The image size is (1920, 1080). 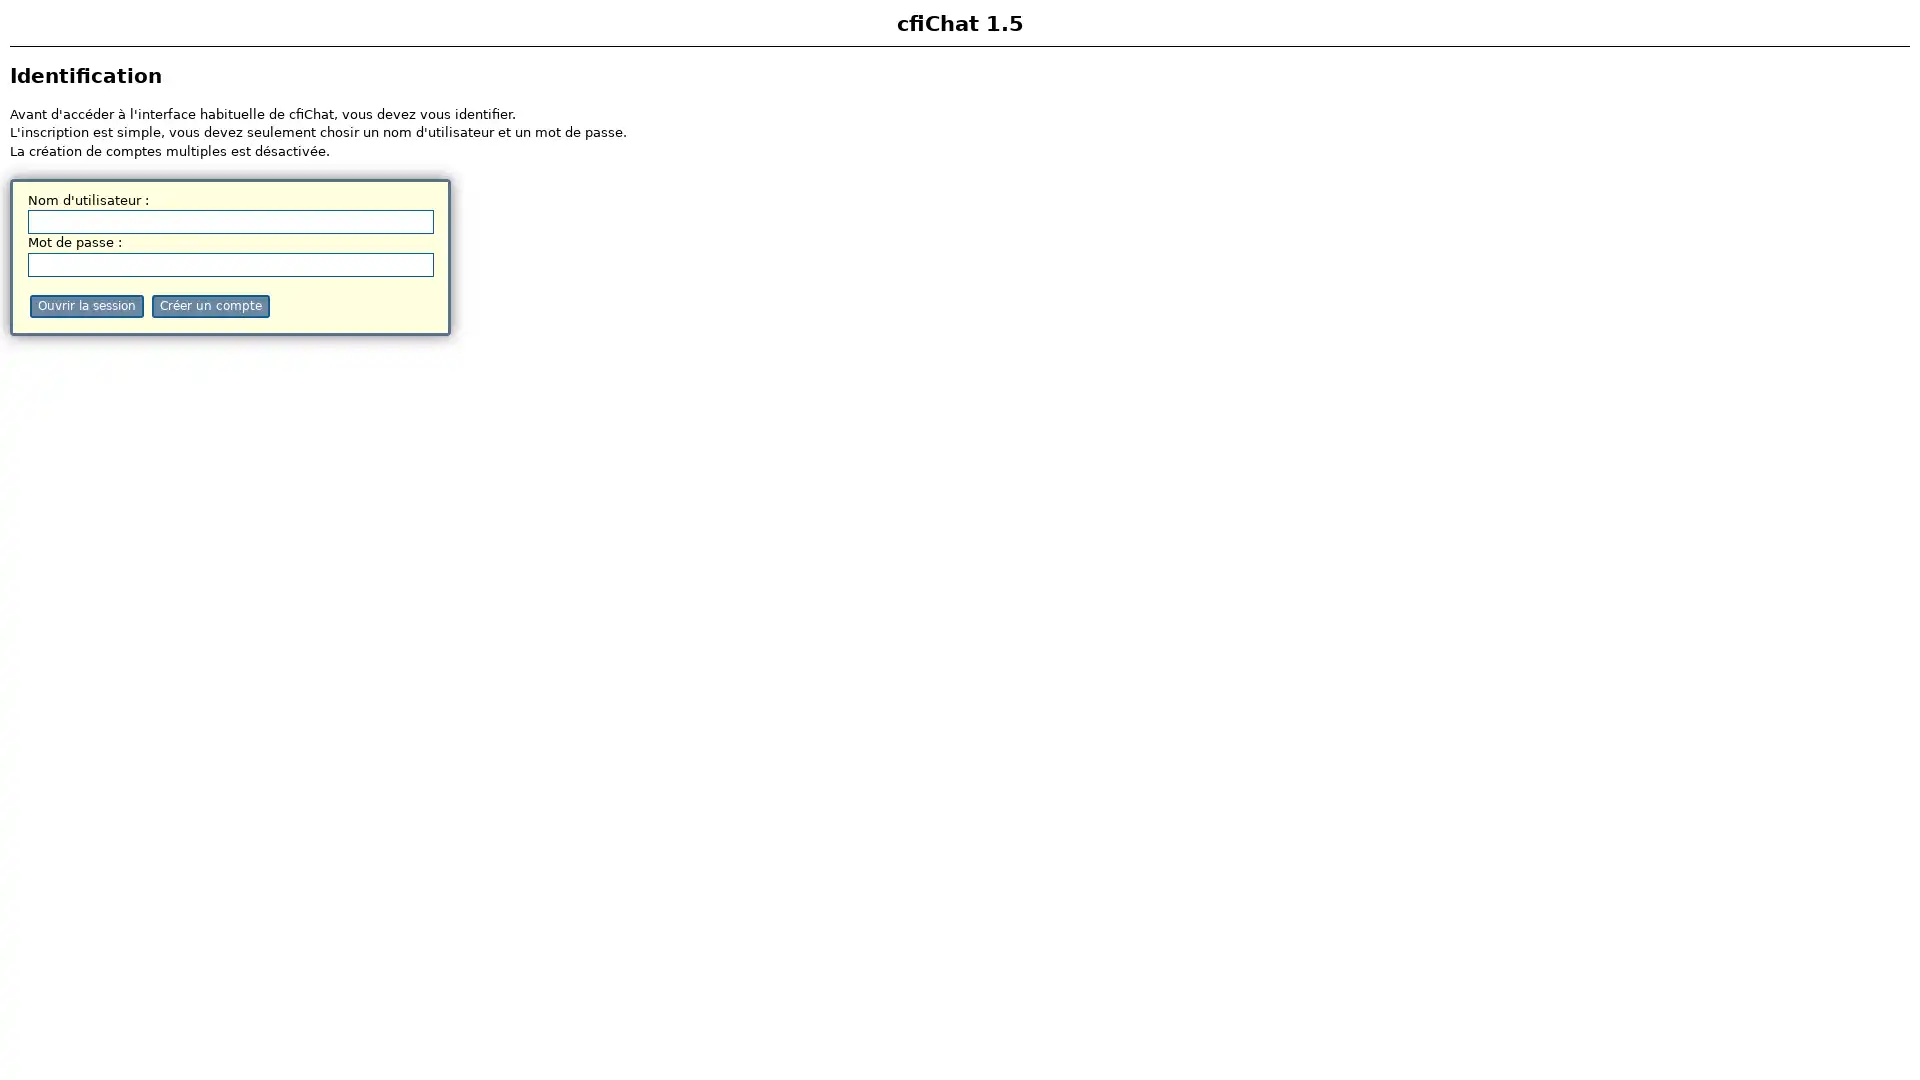 What do you see at coordinates (85, 305) in the screenshot?
I see `Ouvrir la session` at bounding box center [85, 305].